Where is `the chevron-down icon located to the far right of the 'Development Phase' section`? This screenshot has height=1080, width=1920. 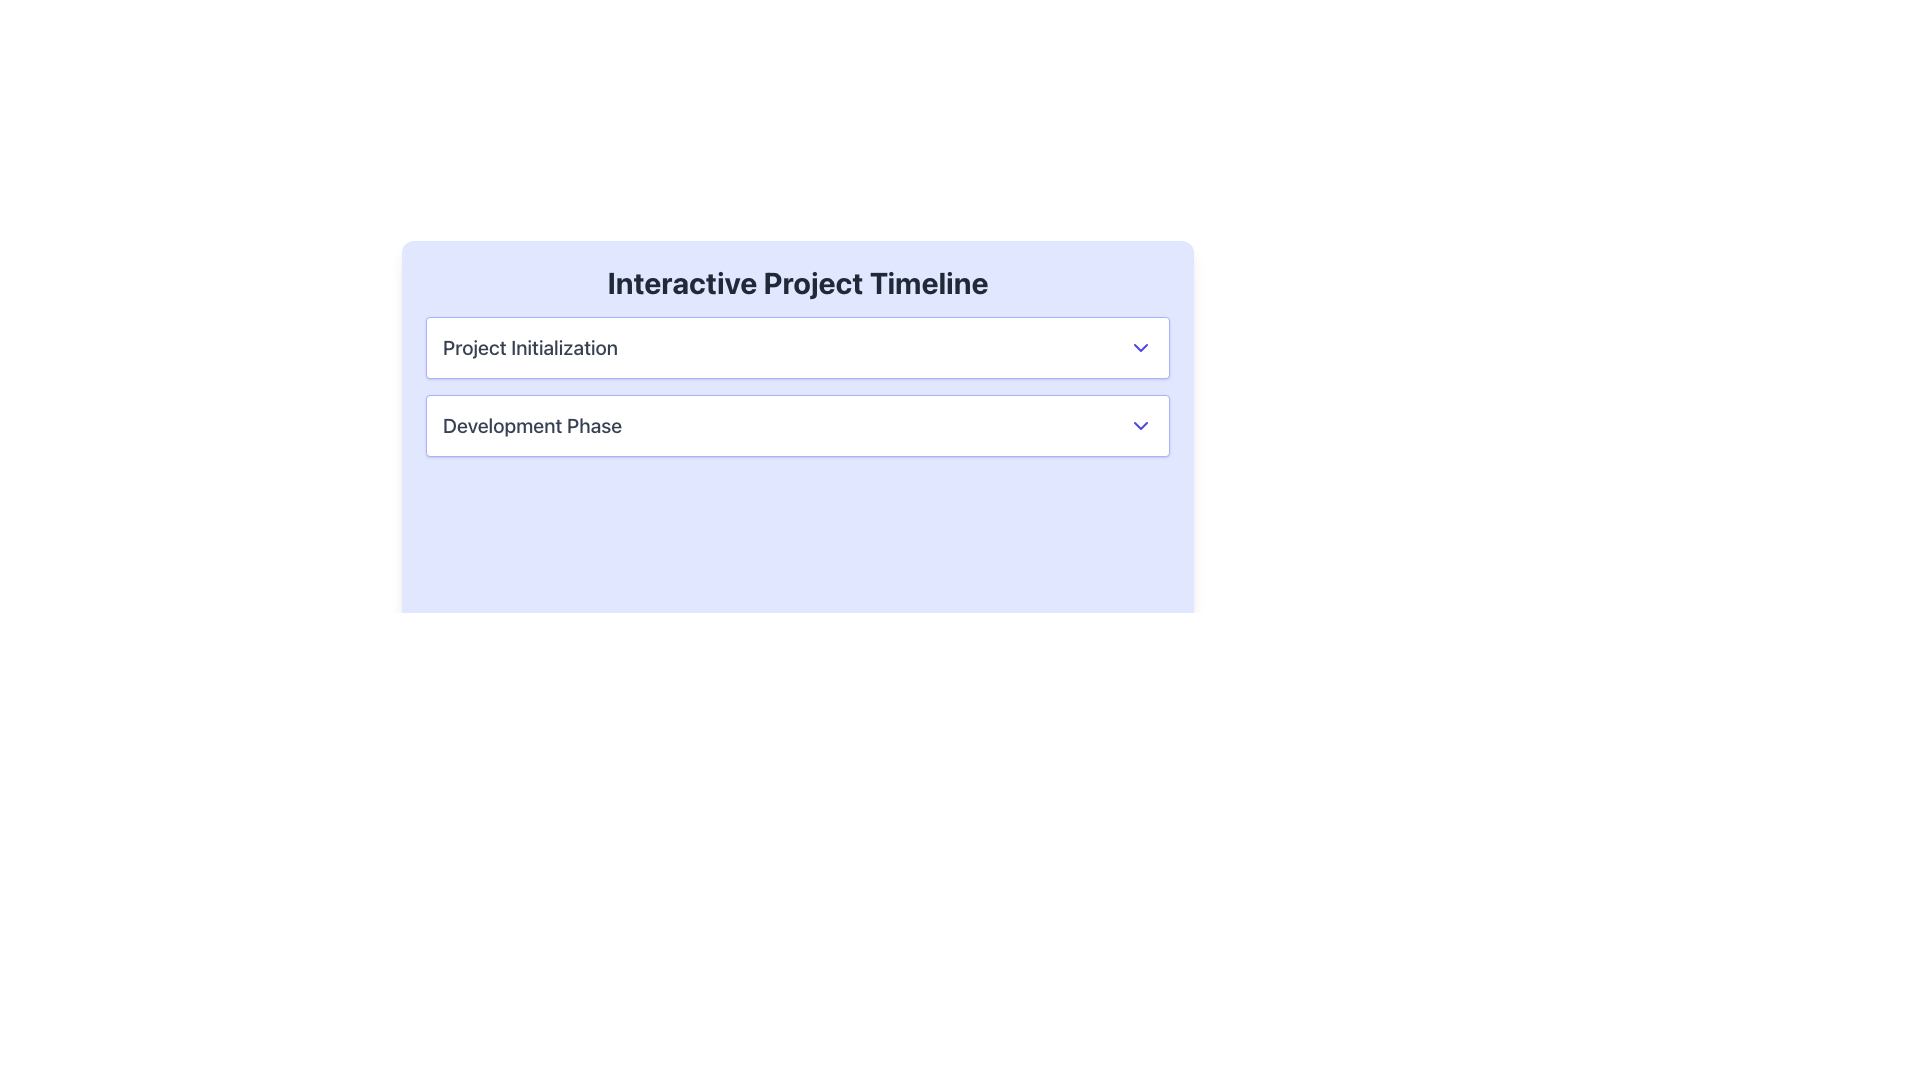
the chevron-down icon located to the far right of the 'Development Phase' section is located at coordinates (1141, 424).